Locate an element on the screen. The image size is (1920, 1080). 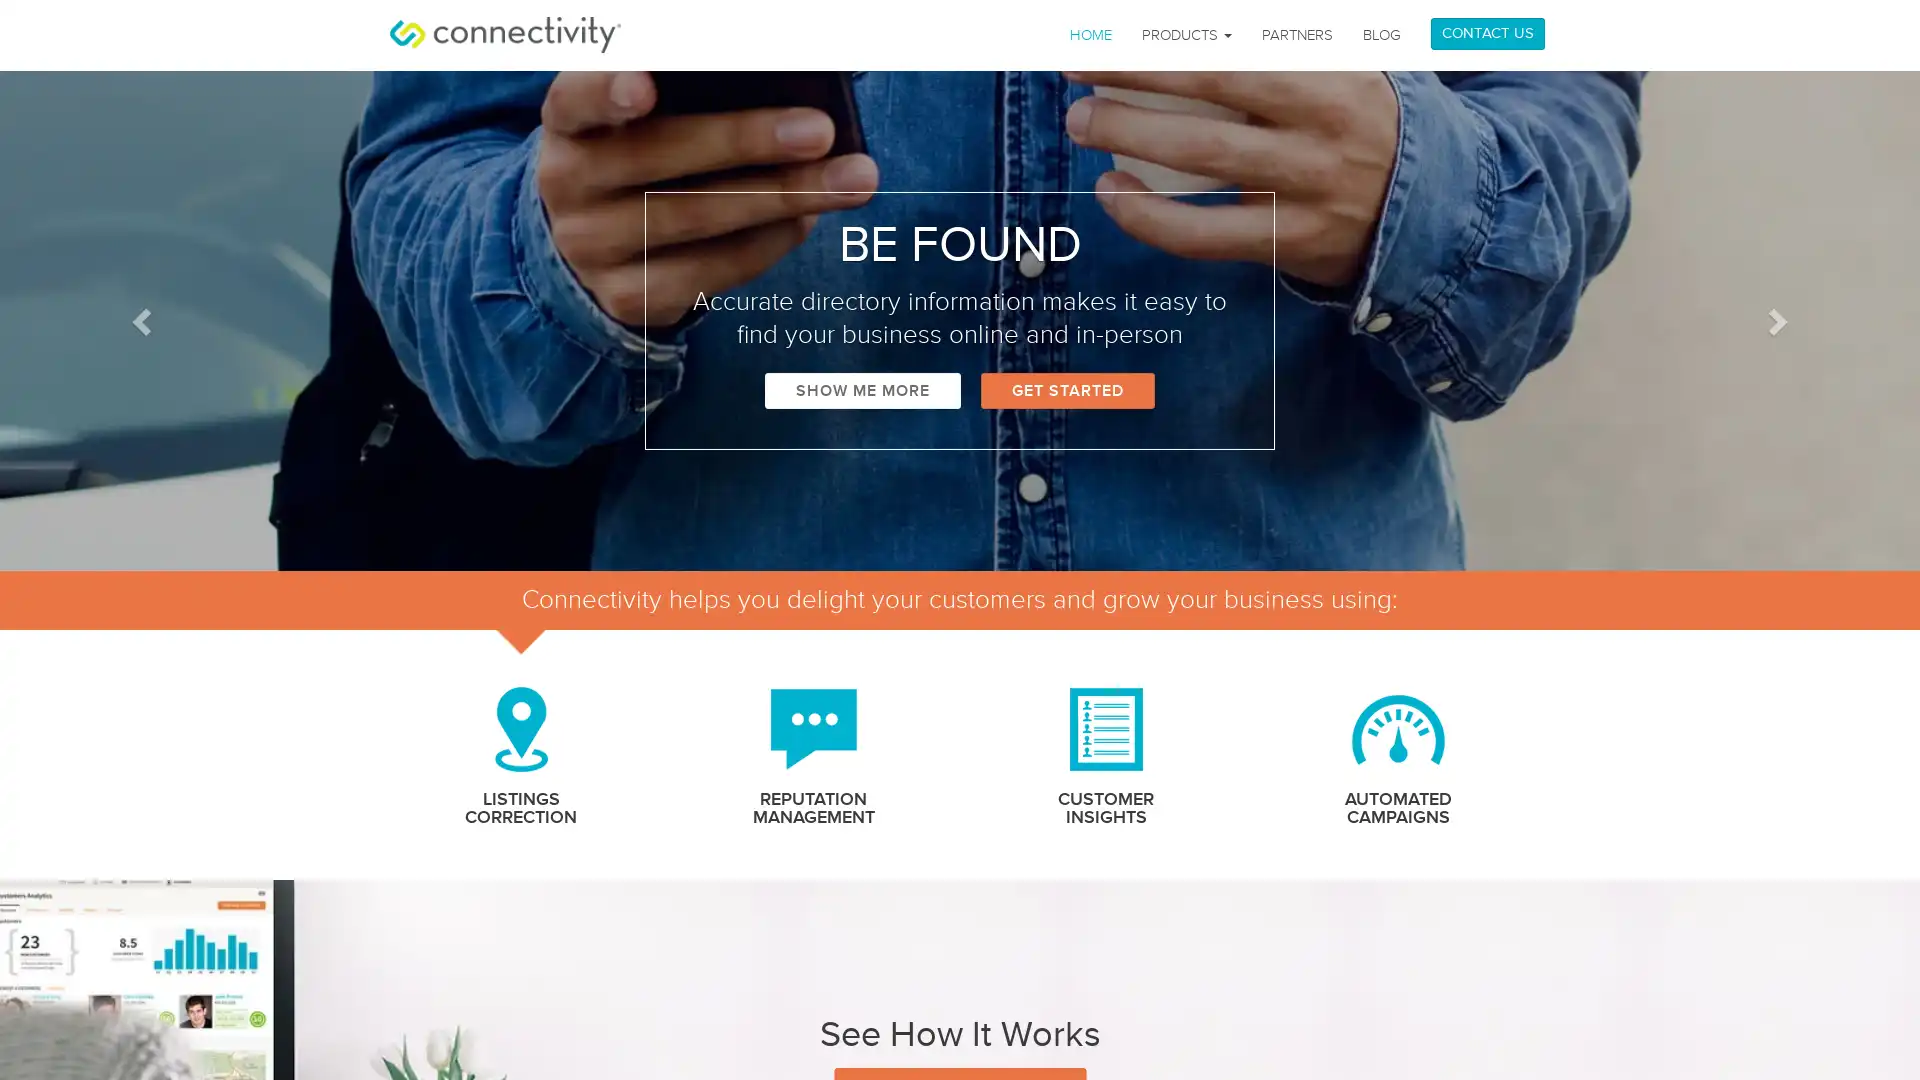
Contact us is located at coordinates (1819, 1034).